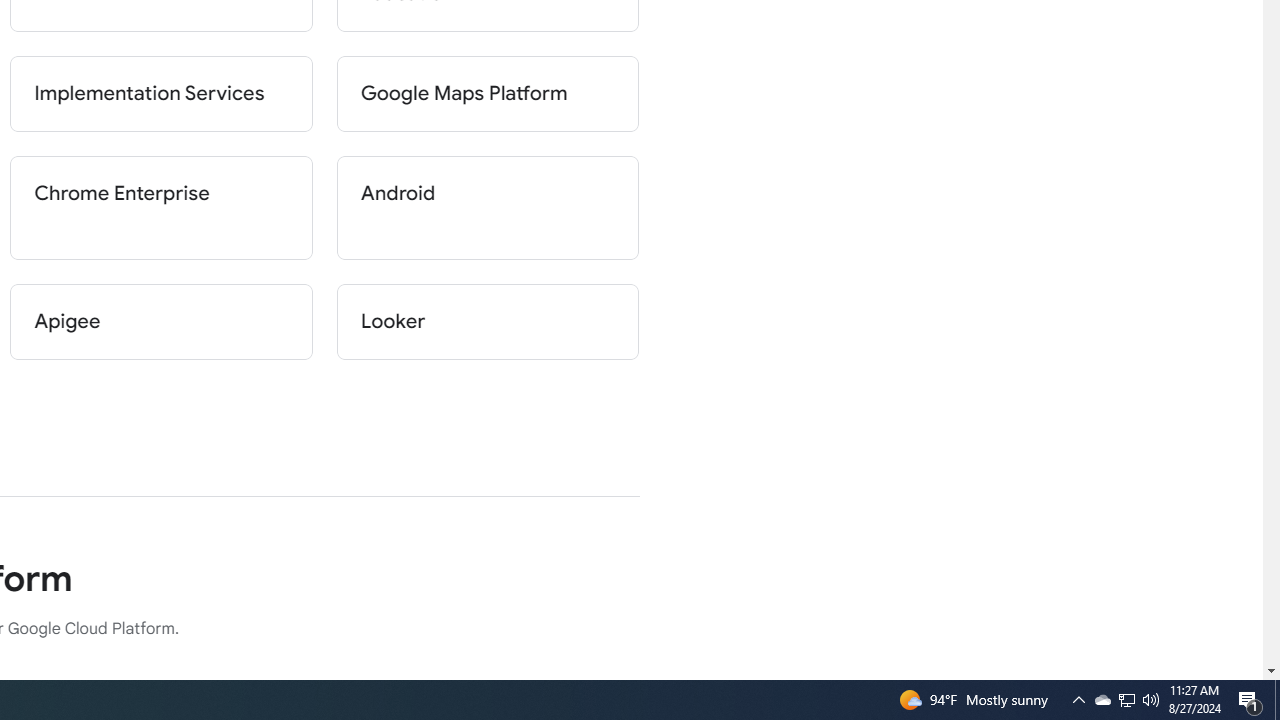 The width and height of the screenshot is (1280, 720). What do you see at coordinates (161, 93) in the screenshot?
I see `'Implementation Services'` at bounding box center [161, 93].